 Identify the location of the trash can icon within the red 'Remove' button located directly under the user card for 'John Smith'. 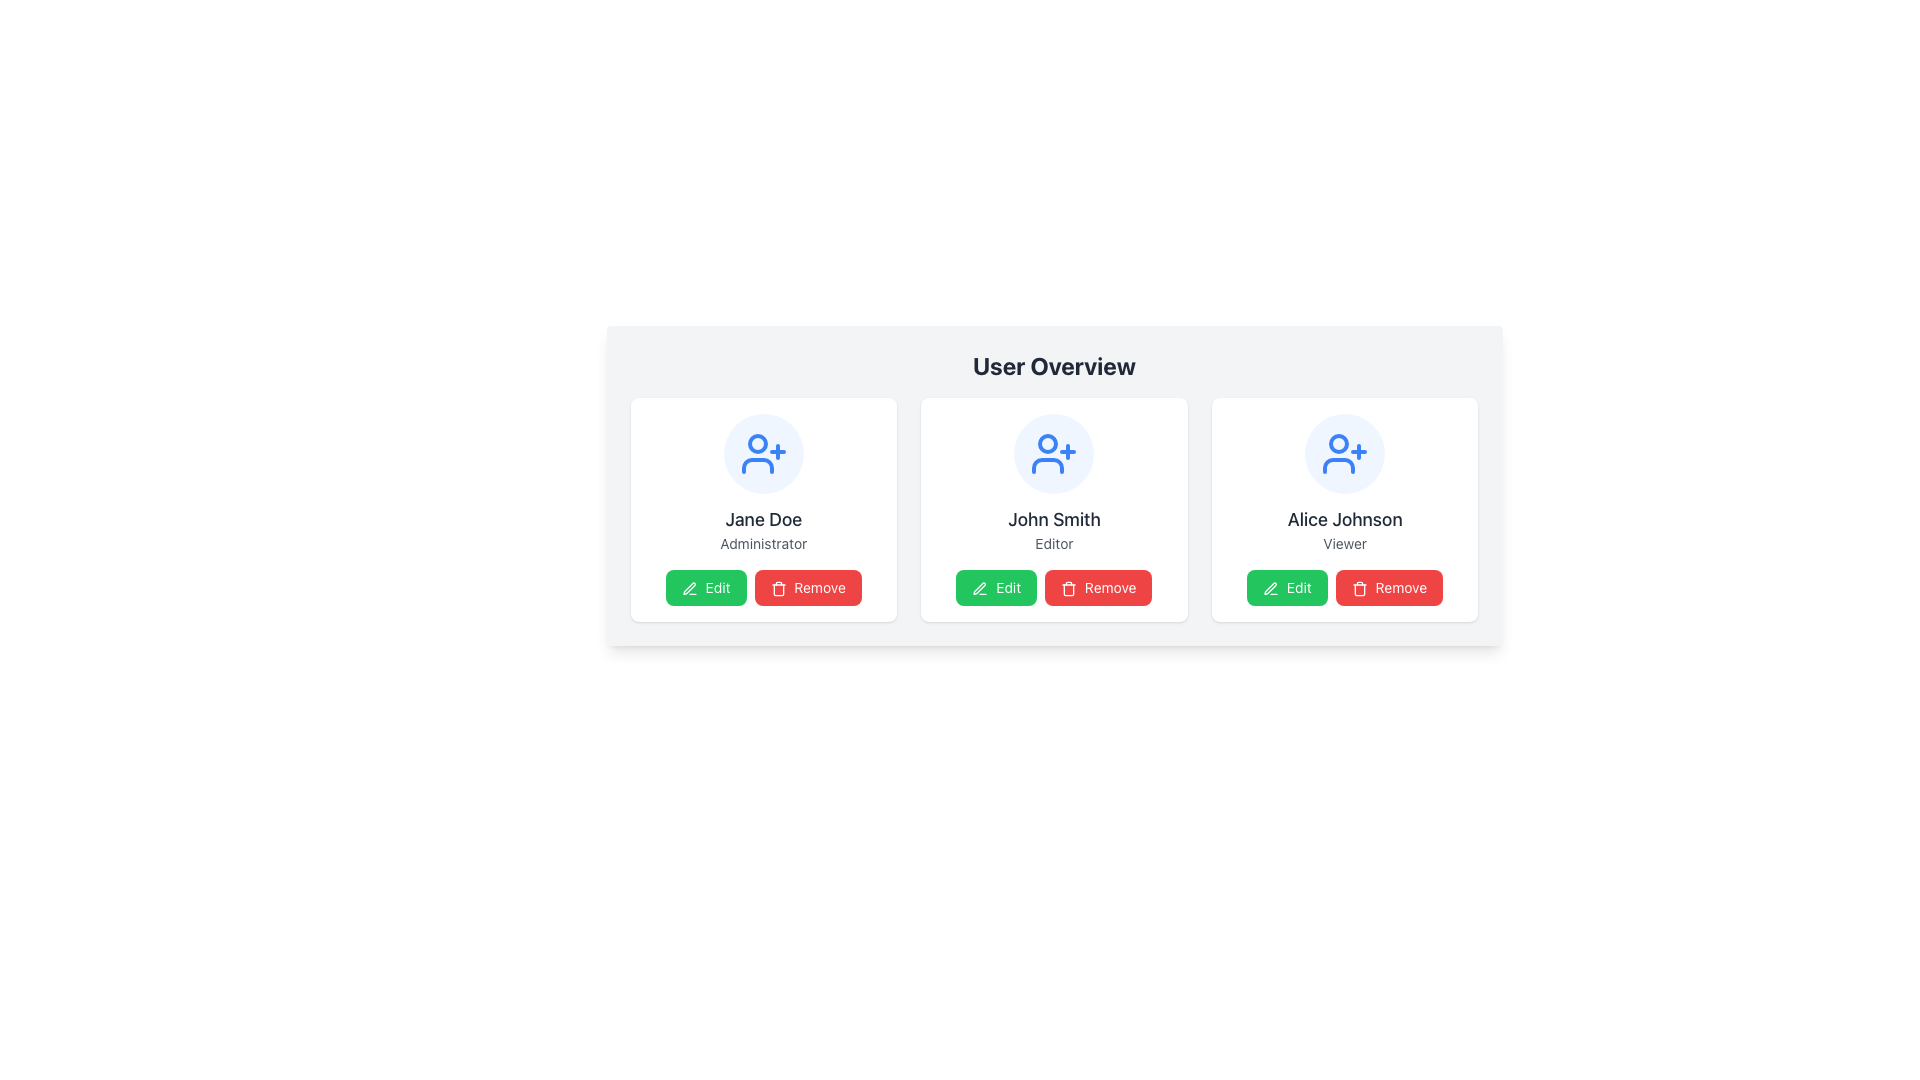
(1068, 588).